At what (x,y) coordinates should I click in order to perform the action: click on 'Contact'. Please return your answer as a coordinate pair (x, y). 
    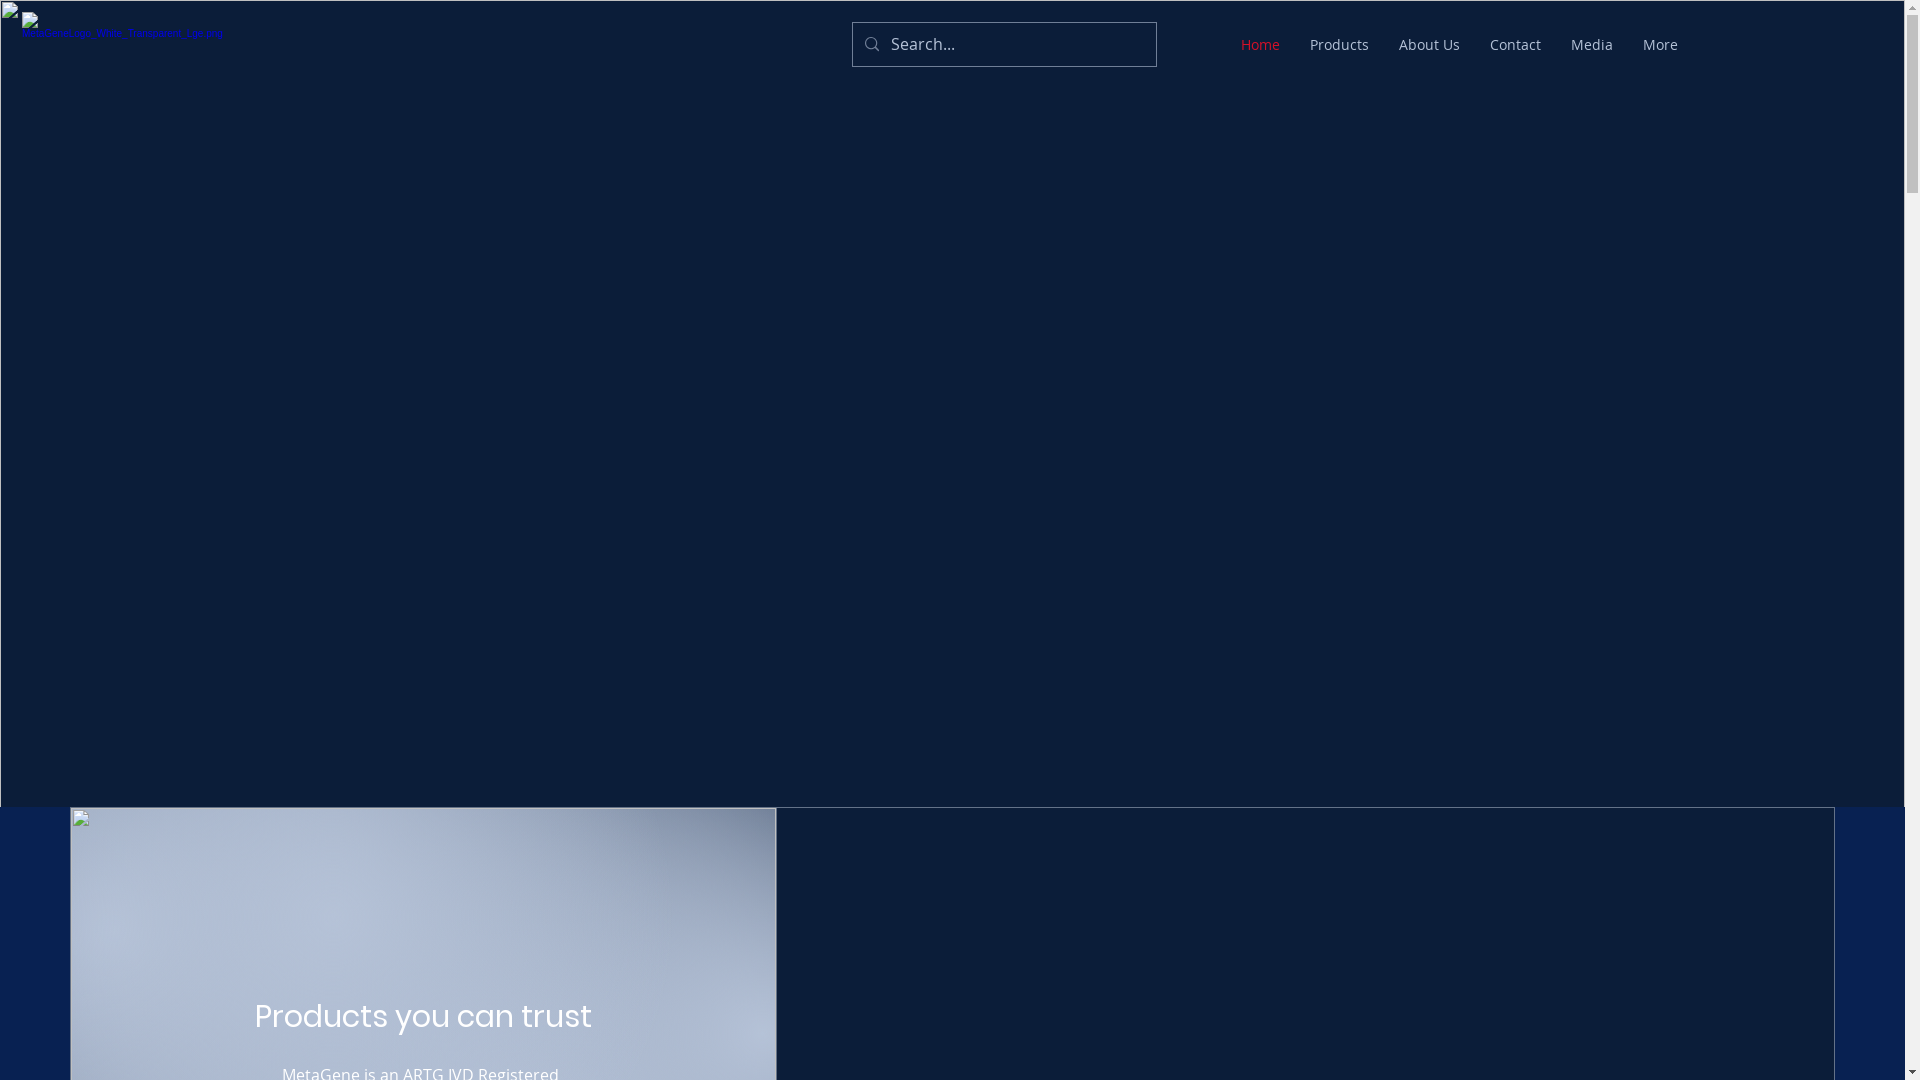
    Looking at the image, I should click on (1474, 45).